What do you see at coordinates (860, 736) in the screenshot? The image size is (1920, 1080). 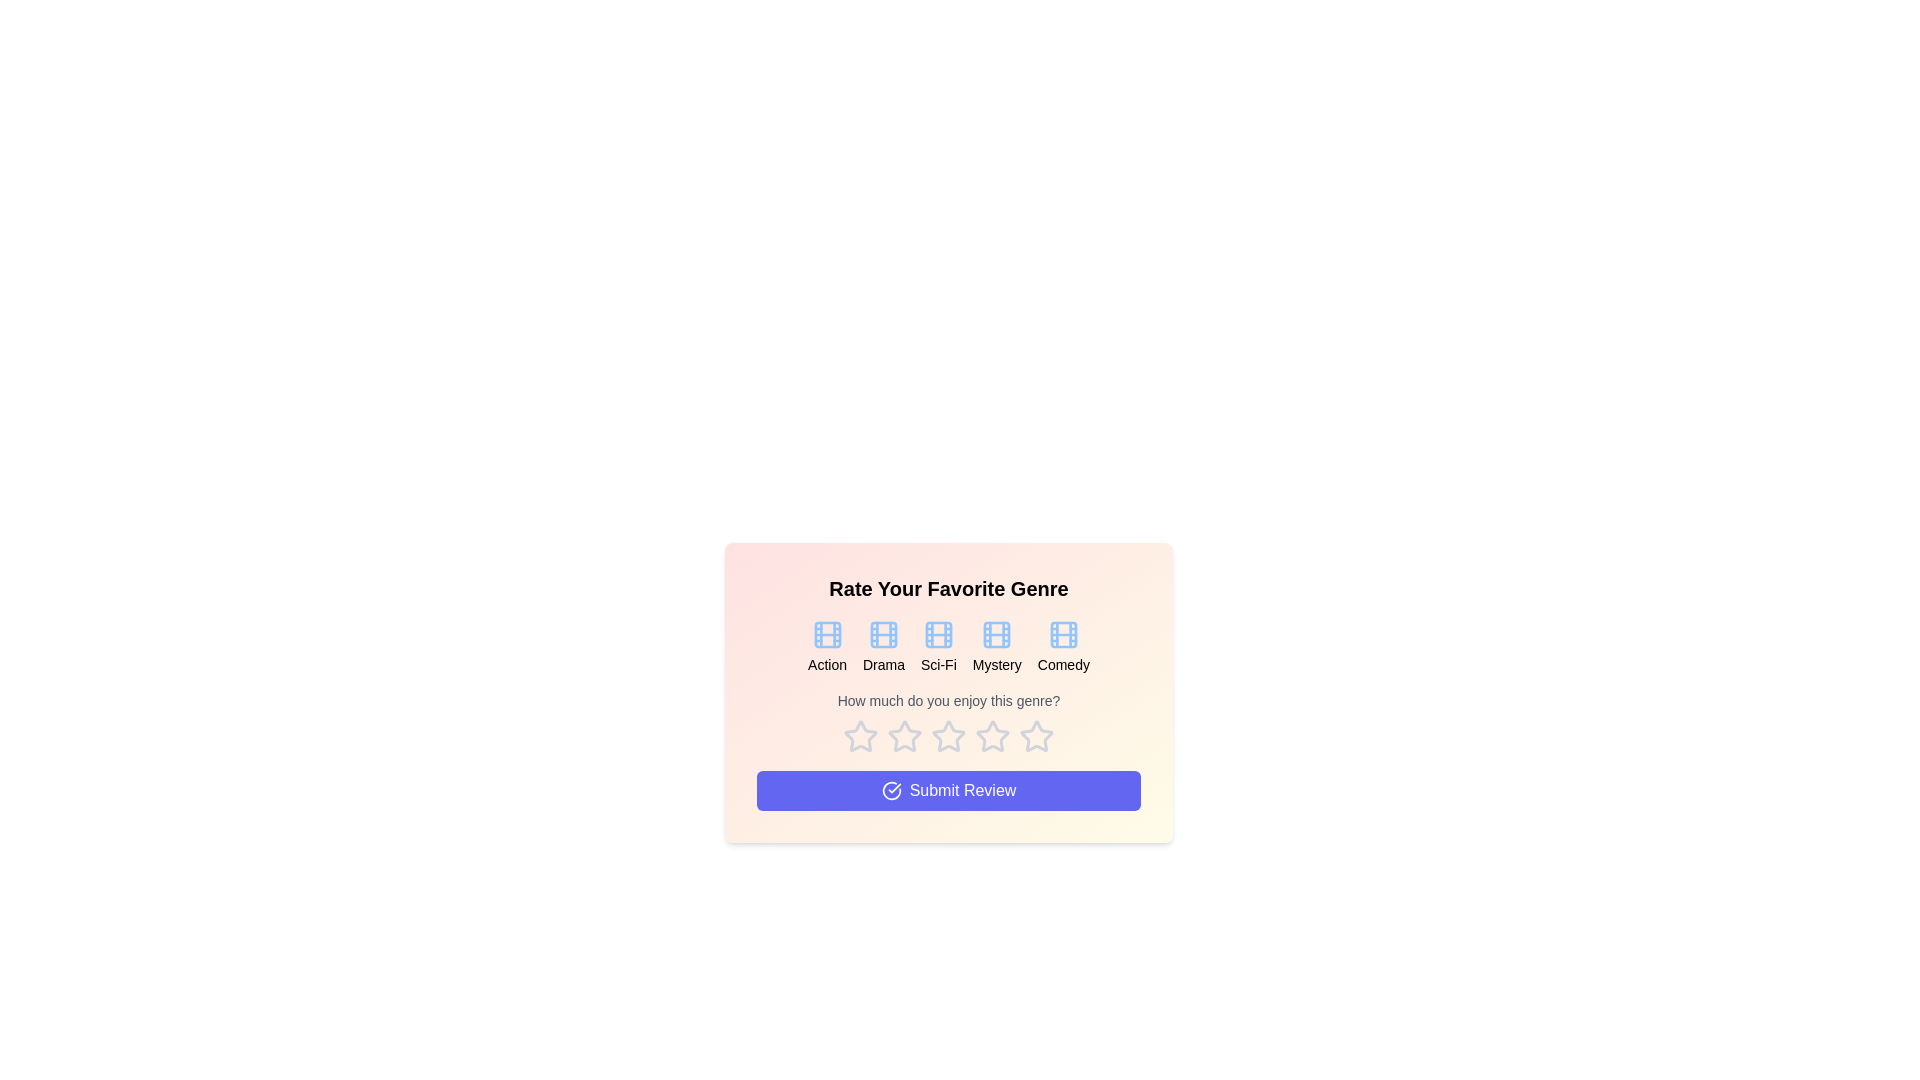 I see `the star corresponding to 1 stars to preview the rating` at bounding box center [860, 736].